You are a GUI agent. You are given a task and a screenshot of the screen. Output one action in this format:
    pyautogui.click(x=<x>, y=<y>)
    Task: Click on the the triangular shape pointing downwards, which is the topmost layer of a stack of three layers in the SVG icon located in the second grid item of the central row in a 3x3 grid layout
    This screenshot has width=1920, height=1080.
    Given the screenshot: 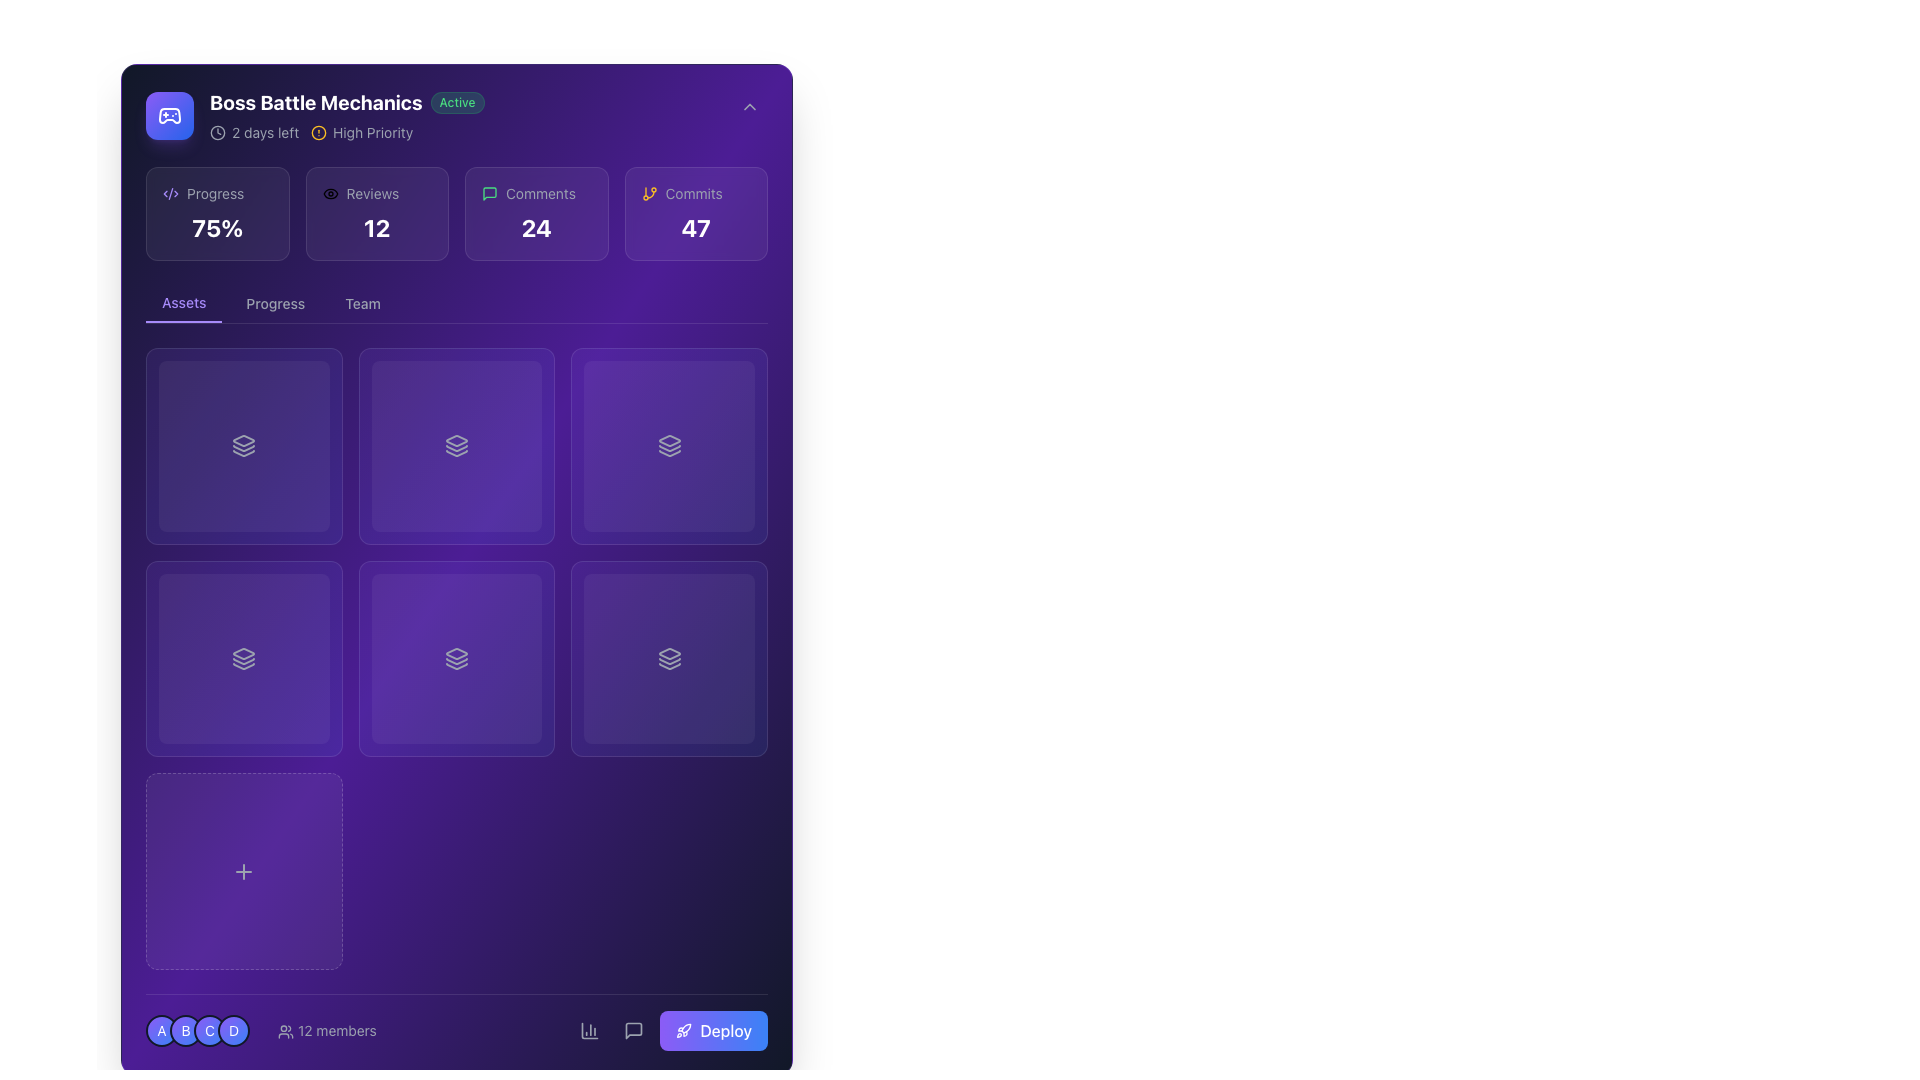 What is the action you would take?
    pyautogui.click(x=455, y=440)
    